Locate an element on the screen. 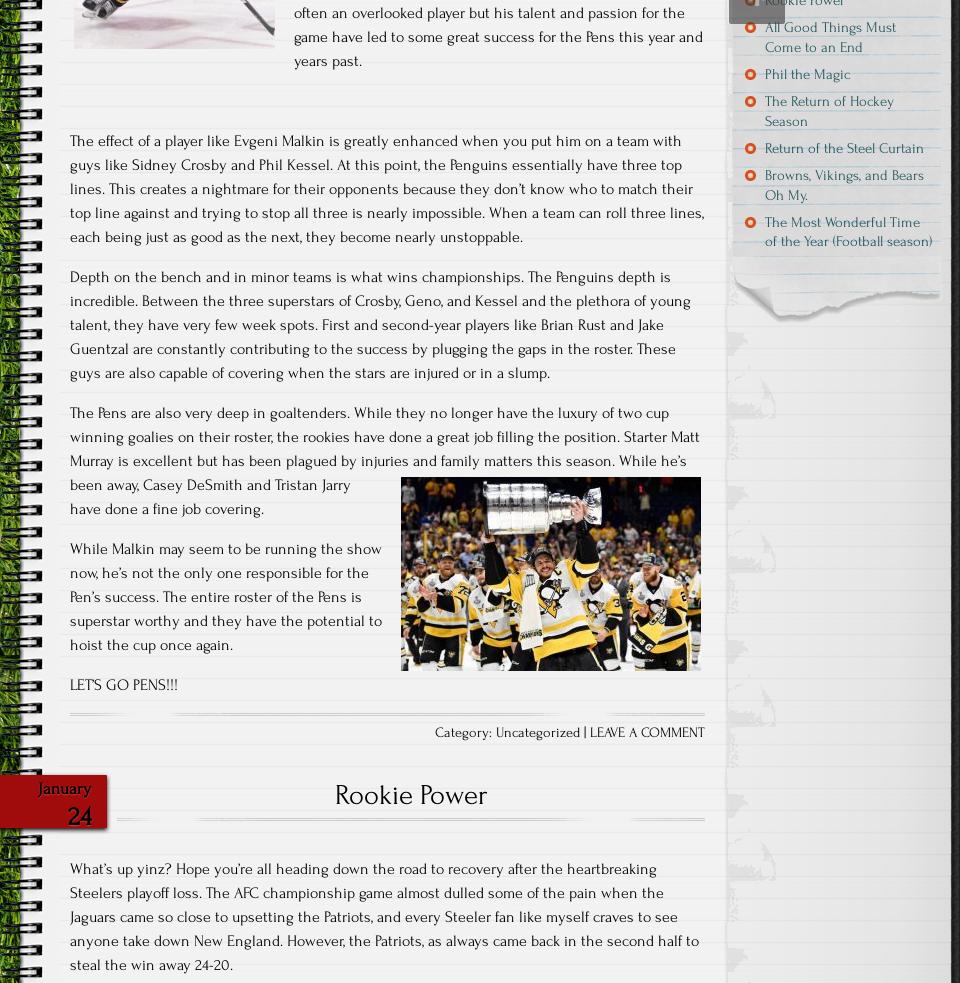 This screenshot has width=960, height=983. 'The effect of a player like Evgeni Malkin is greatly enhanced when you put him on a team with guys like Sidney Crosby and Phil Kessel. At this point, the Penguins essentially have three top lines. This creates a nightmare for their opponents because they don’t know who to match their top line against and trying to stop all three is nearly impossible. When a team can roll three lines, each being just as good as the next, they become nearly unstoppable.' is located at coordinates (69, 188).